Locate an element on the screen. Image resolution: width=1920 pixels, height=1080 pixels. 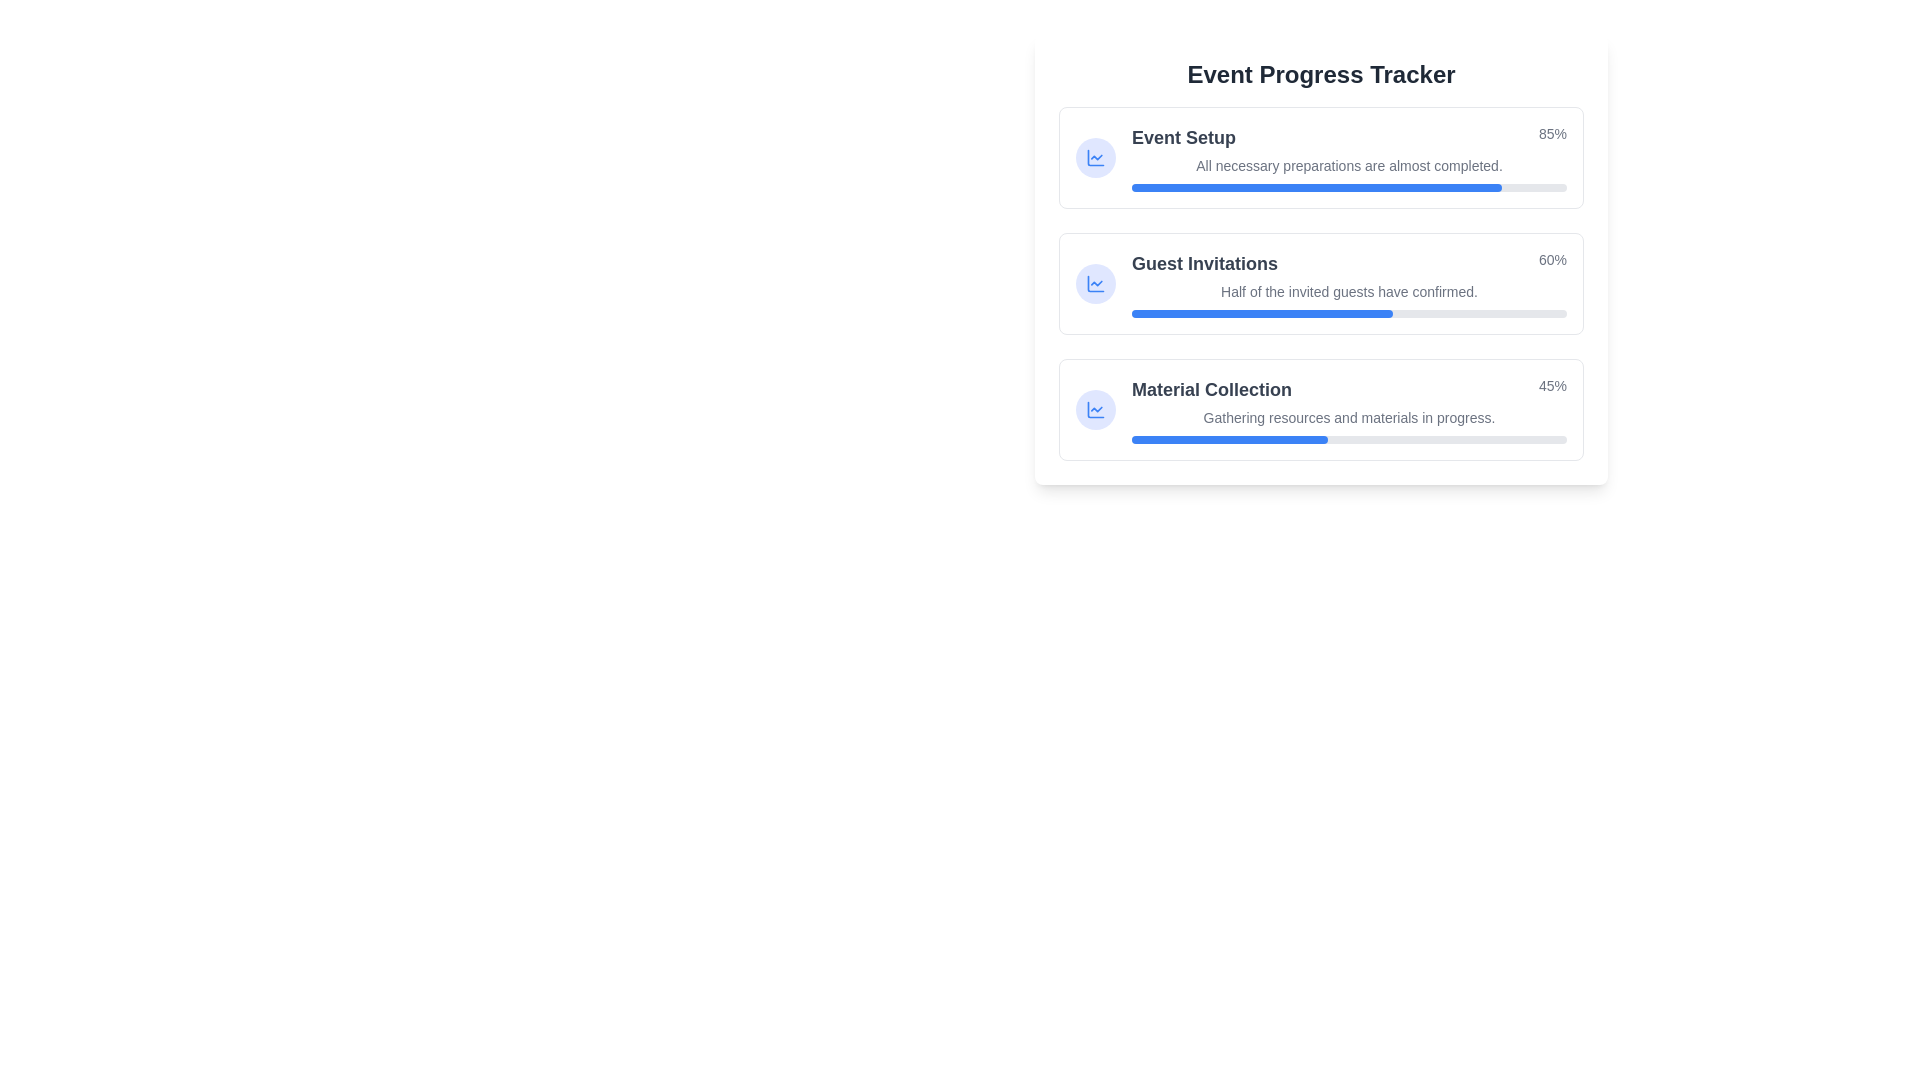
the current progress value visually on the ProgressBar indicating 45% completion within the 'Material Collection' section of the 'Event Progress Tracker' is located at coordinates (1228, 438).